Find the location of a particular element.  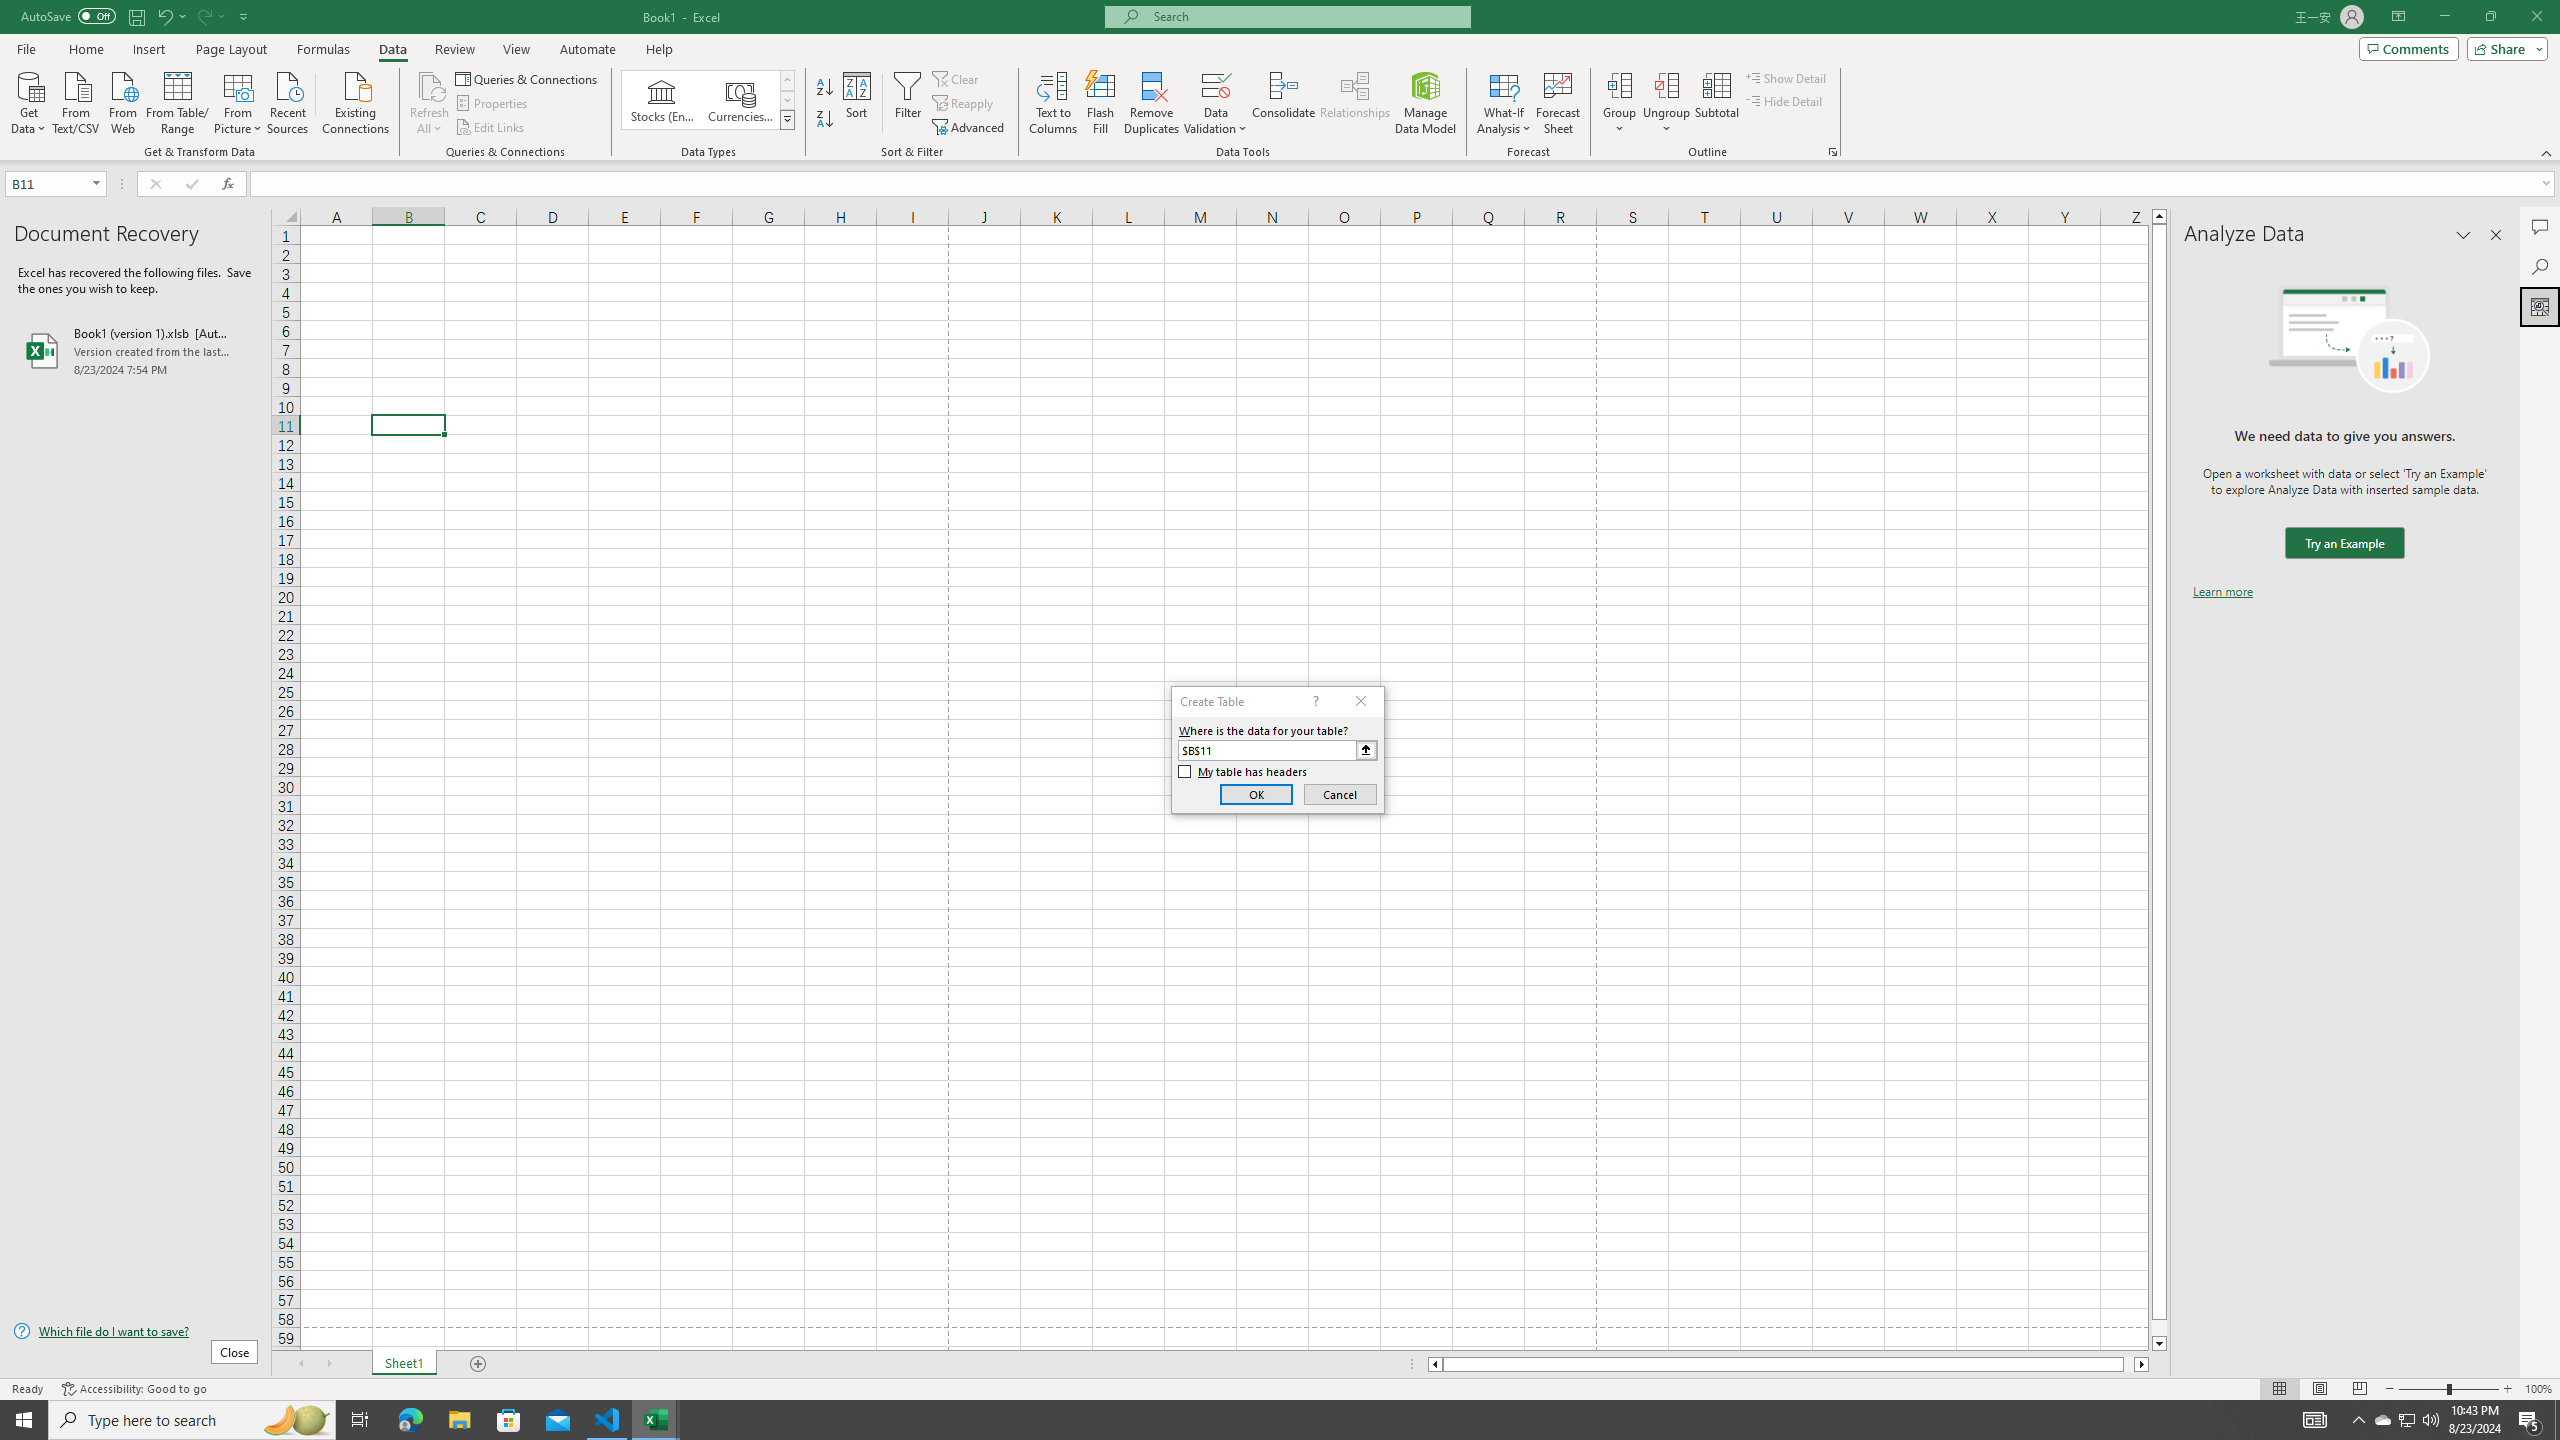

'Group and Outline Settings' is located at coordinates (1831, 150).